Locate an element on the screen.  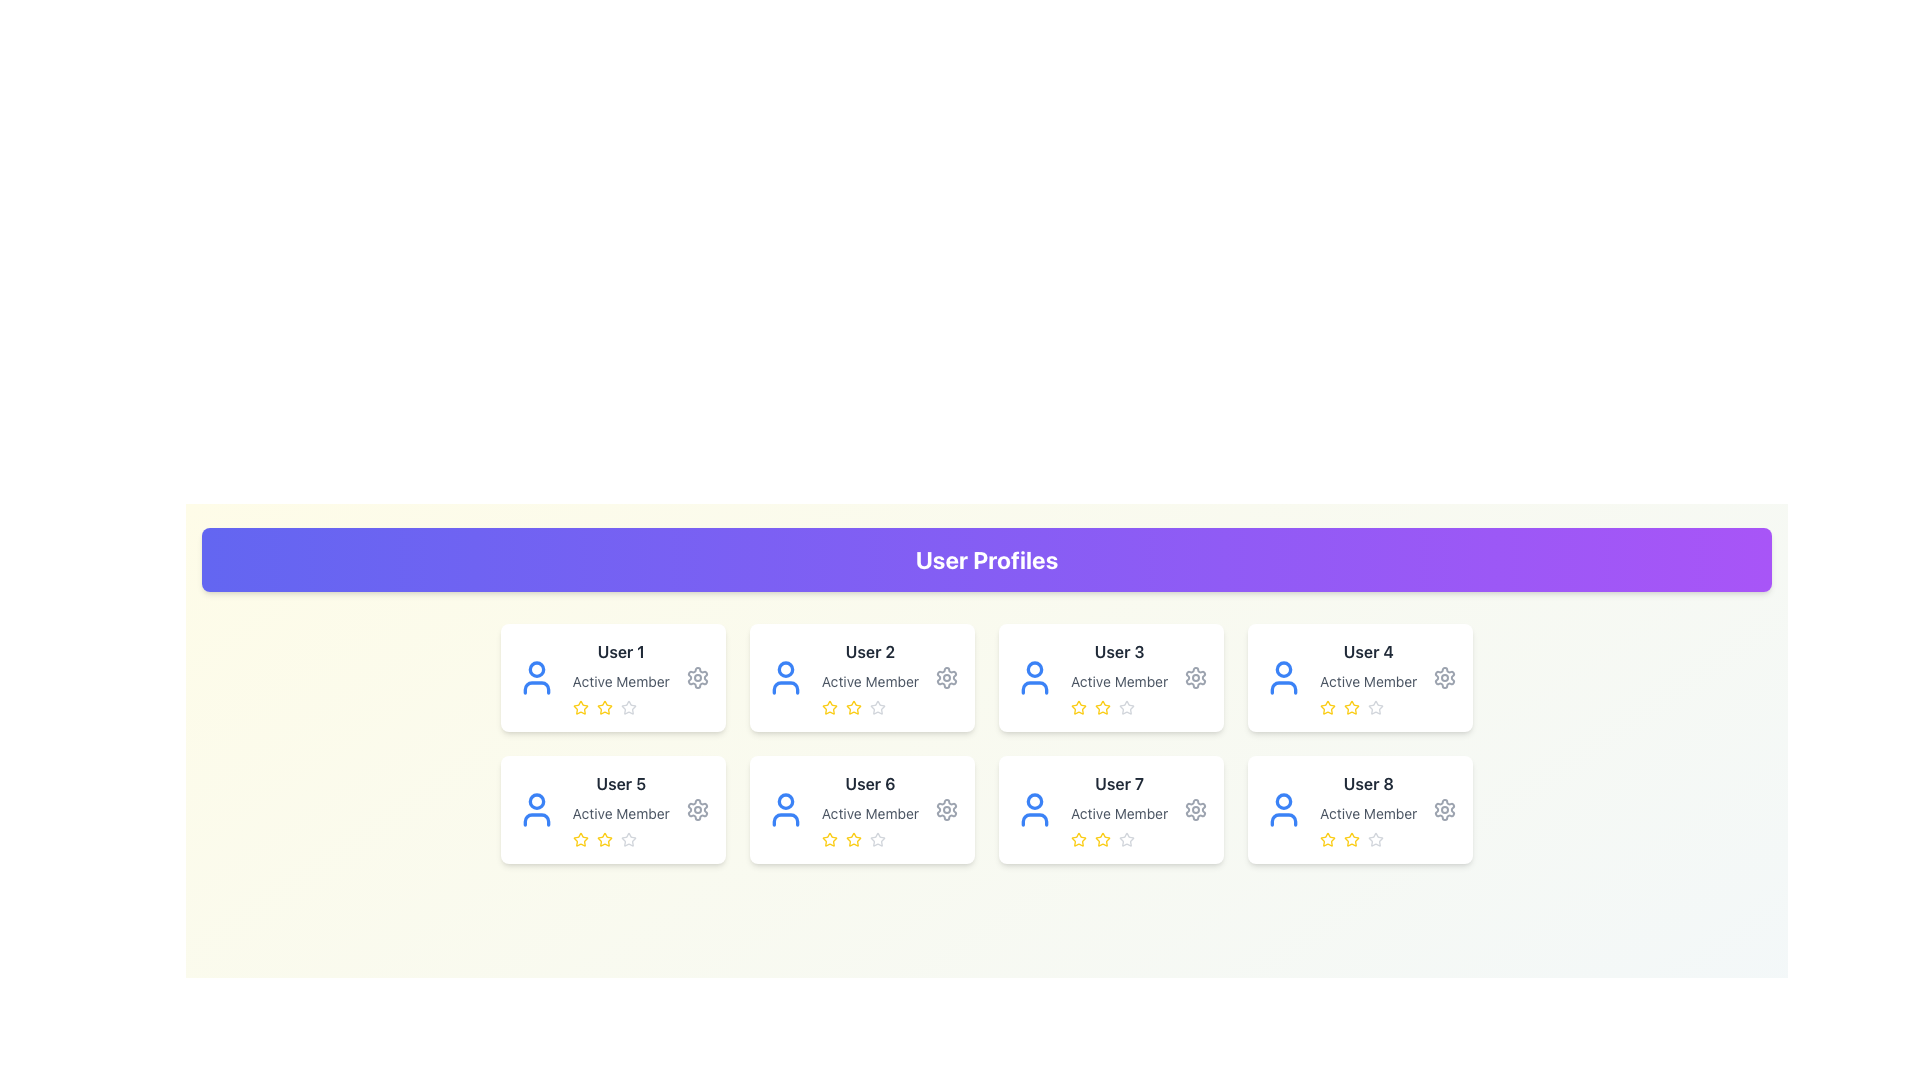
the fifth star icon in the rating system for 'User 3' in the 'User Profiles' section for keyboard interaction is located at coordinates (1127, 707).